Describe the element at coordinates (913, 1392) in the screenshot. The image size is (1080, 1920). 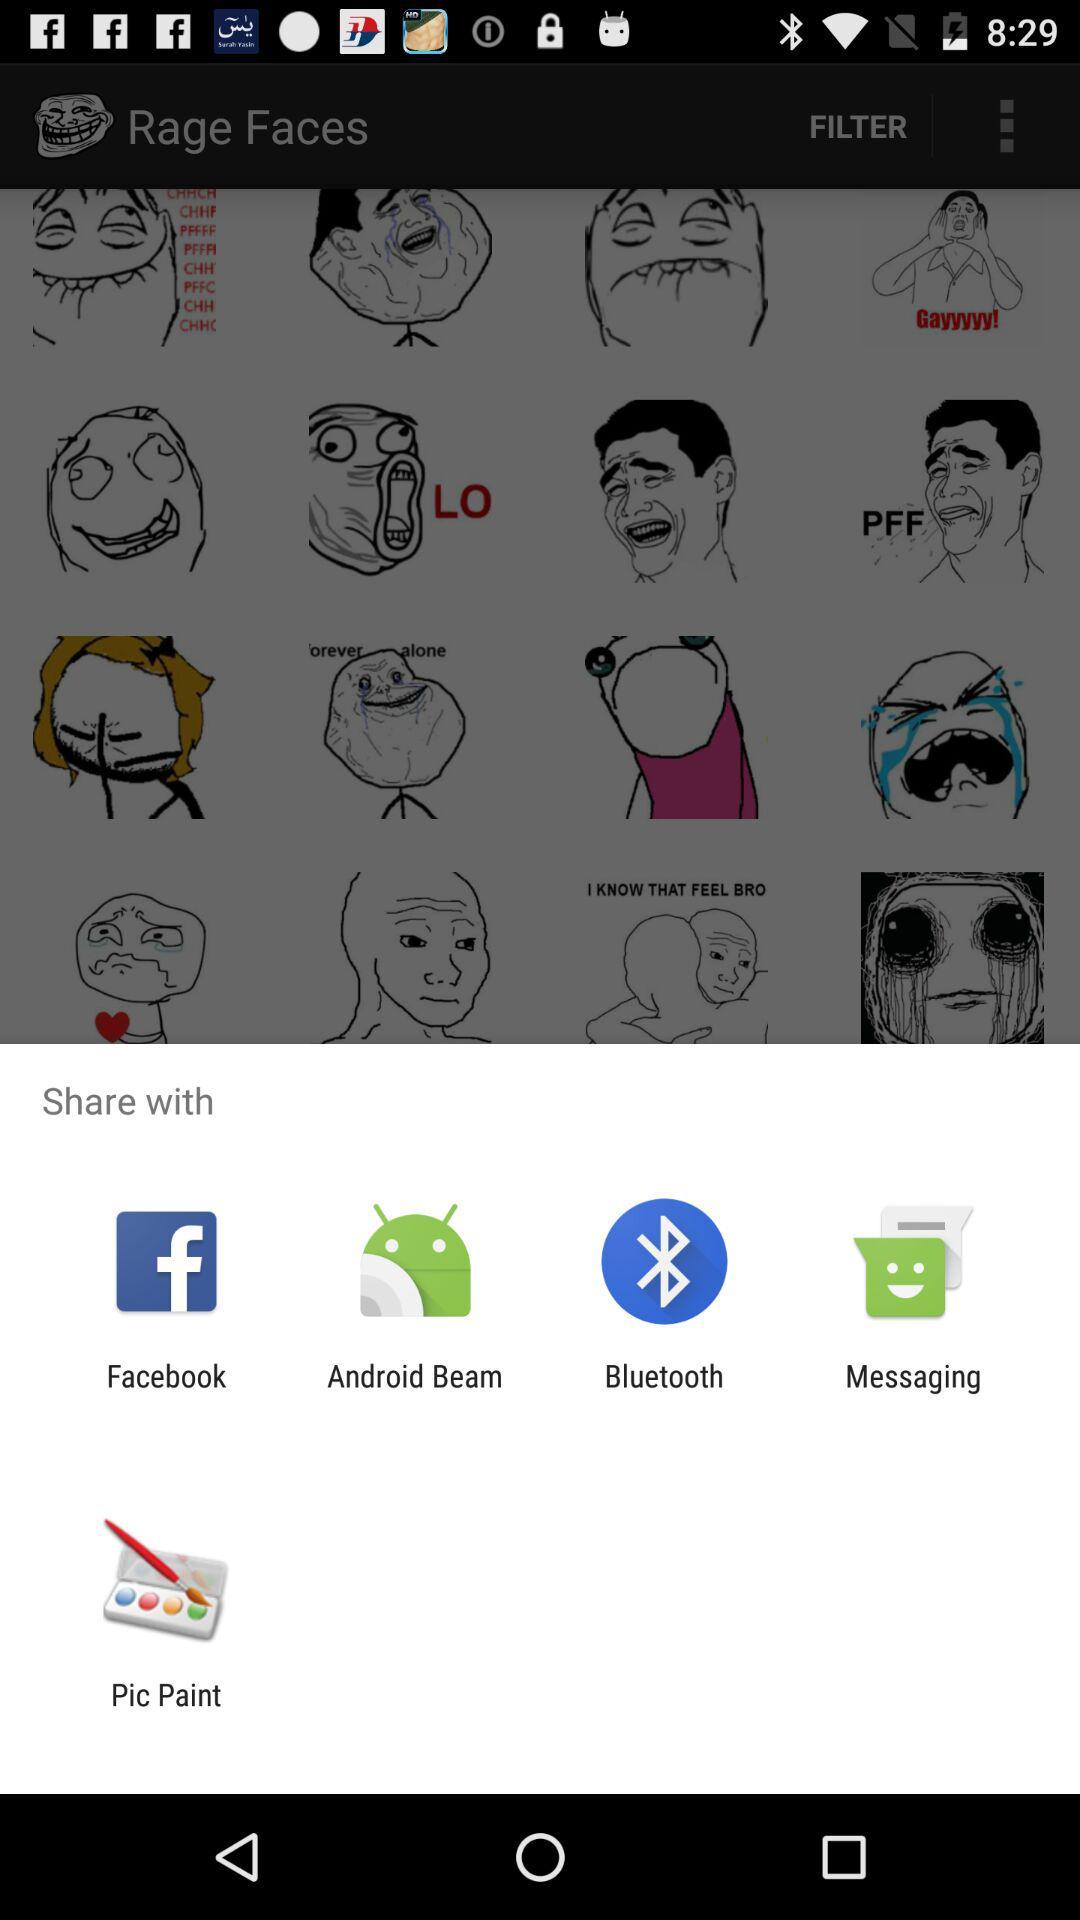
I see `the app to the right of bluetooth item` at that location.